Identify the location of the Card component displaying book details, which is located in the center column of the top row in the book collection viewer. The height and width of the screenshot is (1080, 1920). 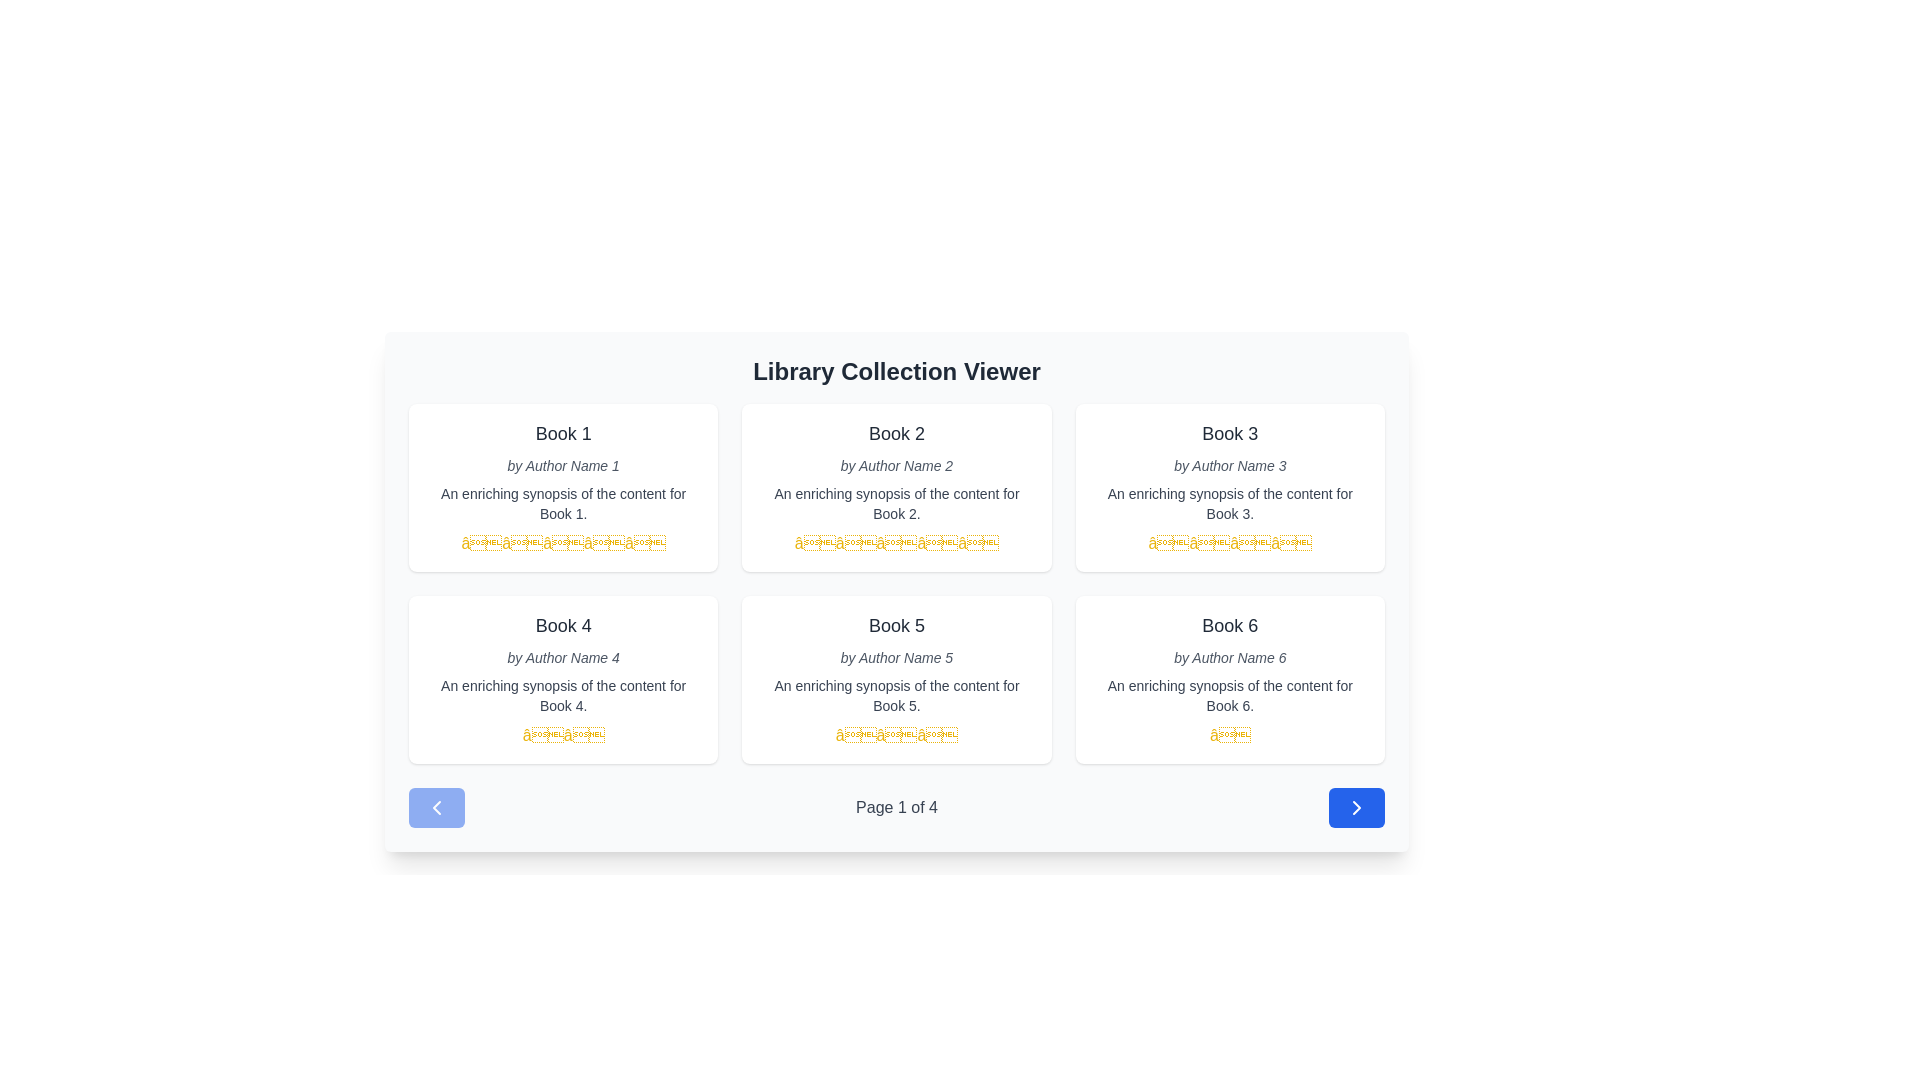
(896, 488).